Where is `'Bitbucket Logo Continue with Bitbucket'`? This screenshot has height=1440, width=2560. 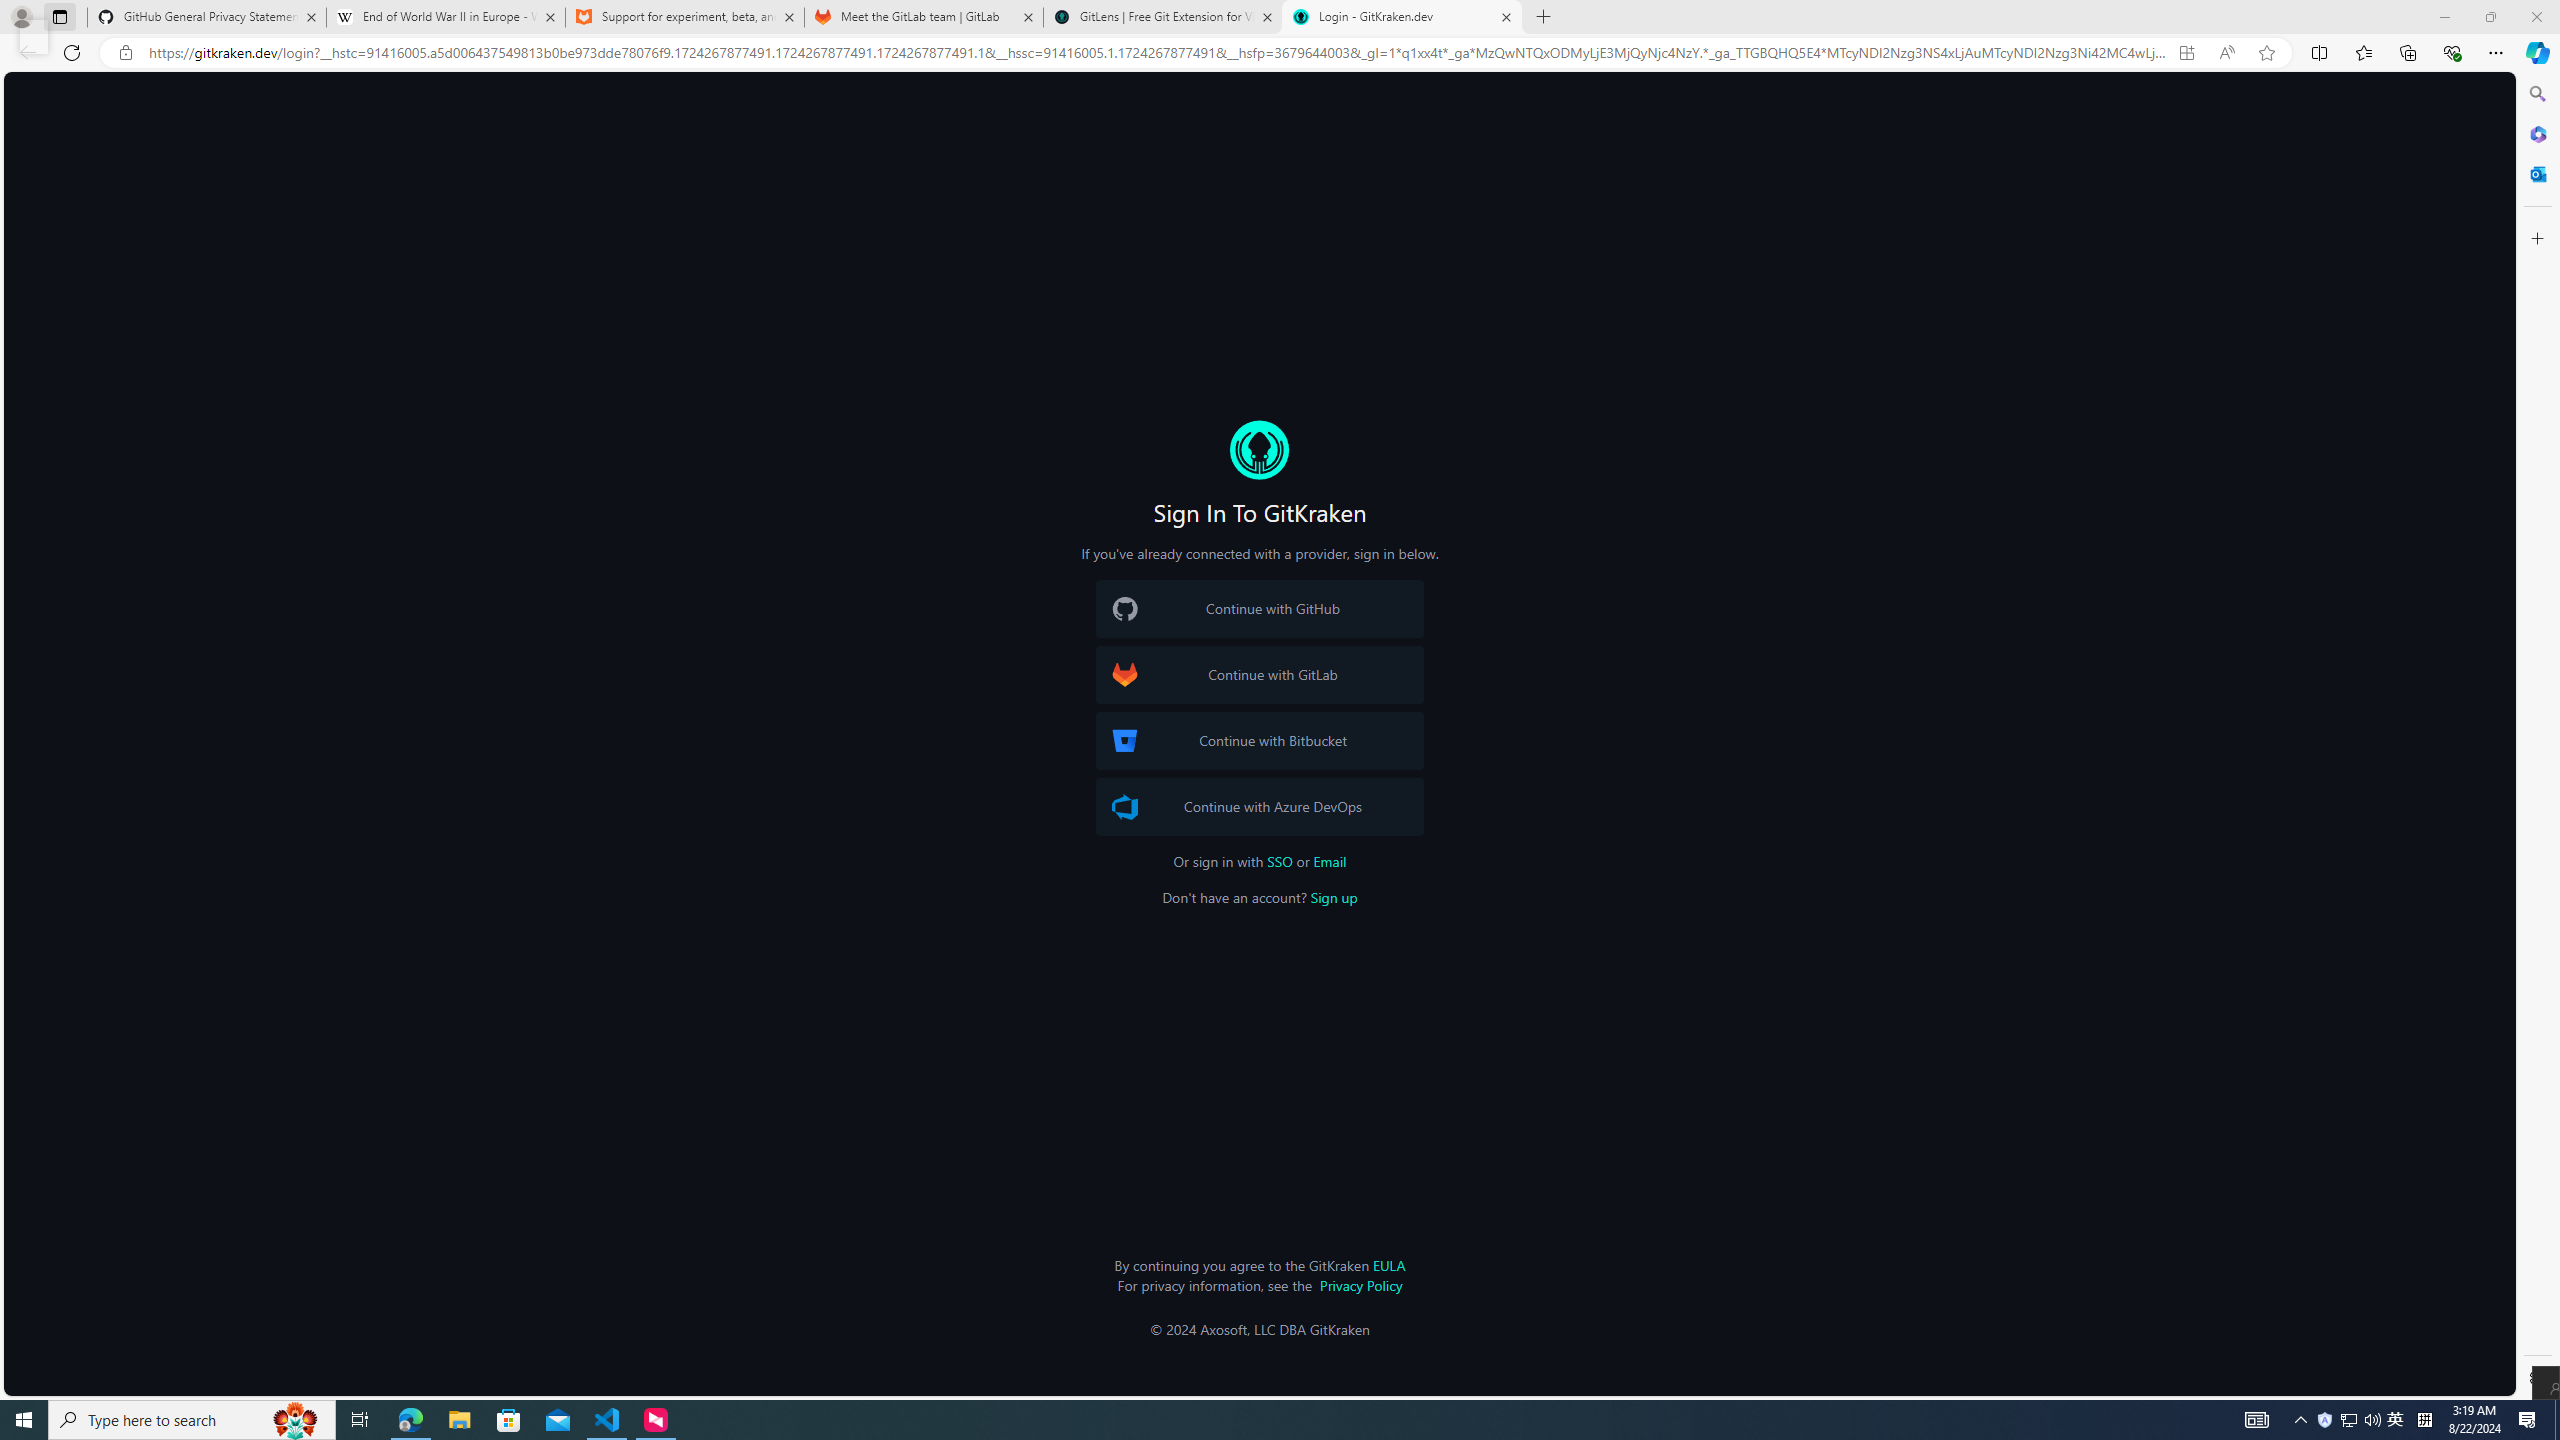
'Bitbucket Logo Continue with Bitbucket' is located at coordinates (1259, 739).